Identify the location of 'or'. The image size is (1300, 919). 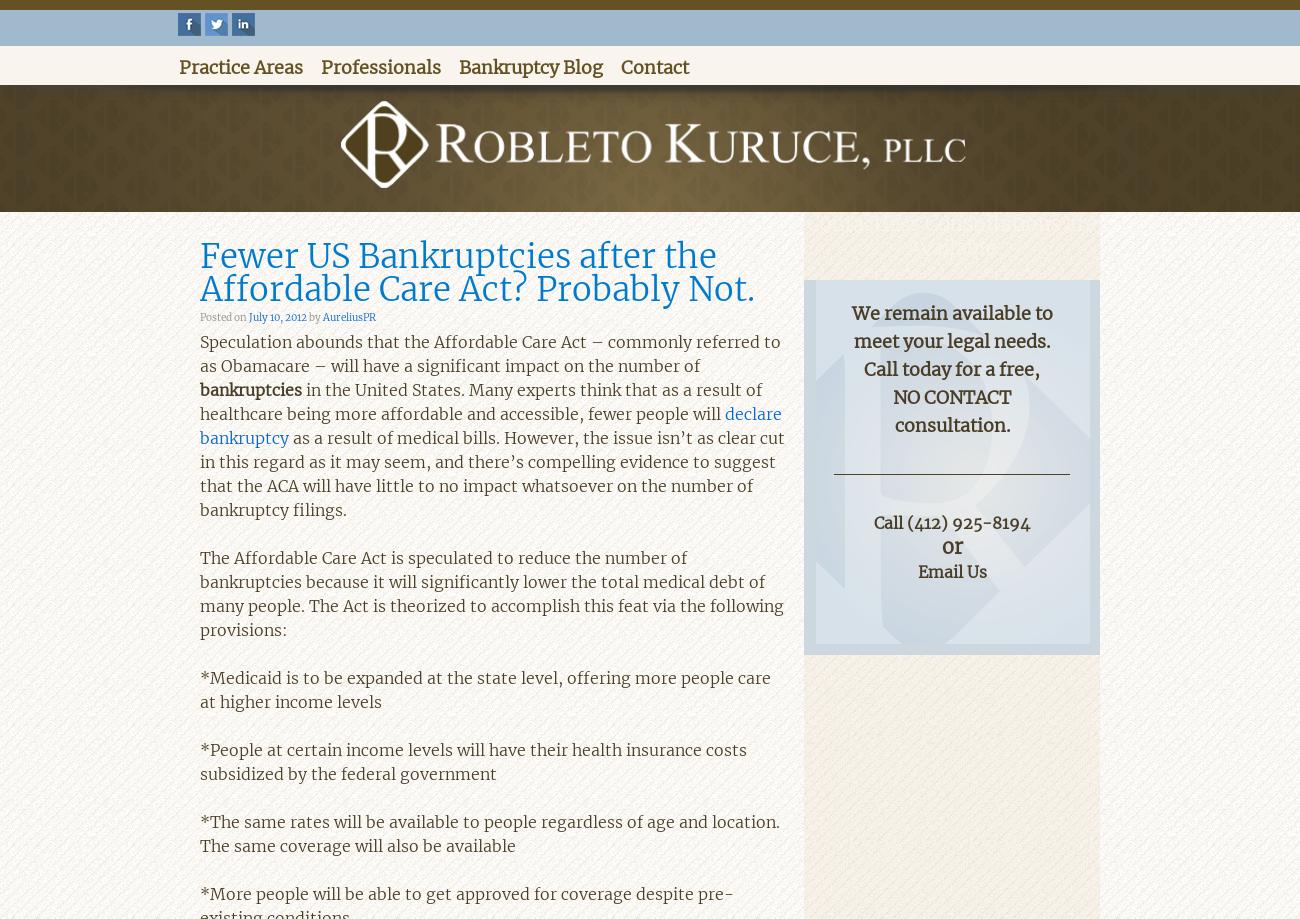
(951, 544).